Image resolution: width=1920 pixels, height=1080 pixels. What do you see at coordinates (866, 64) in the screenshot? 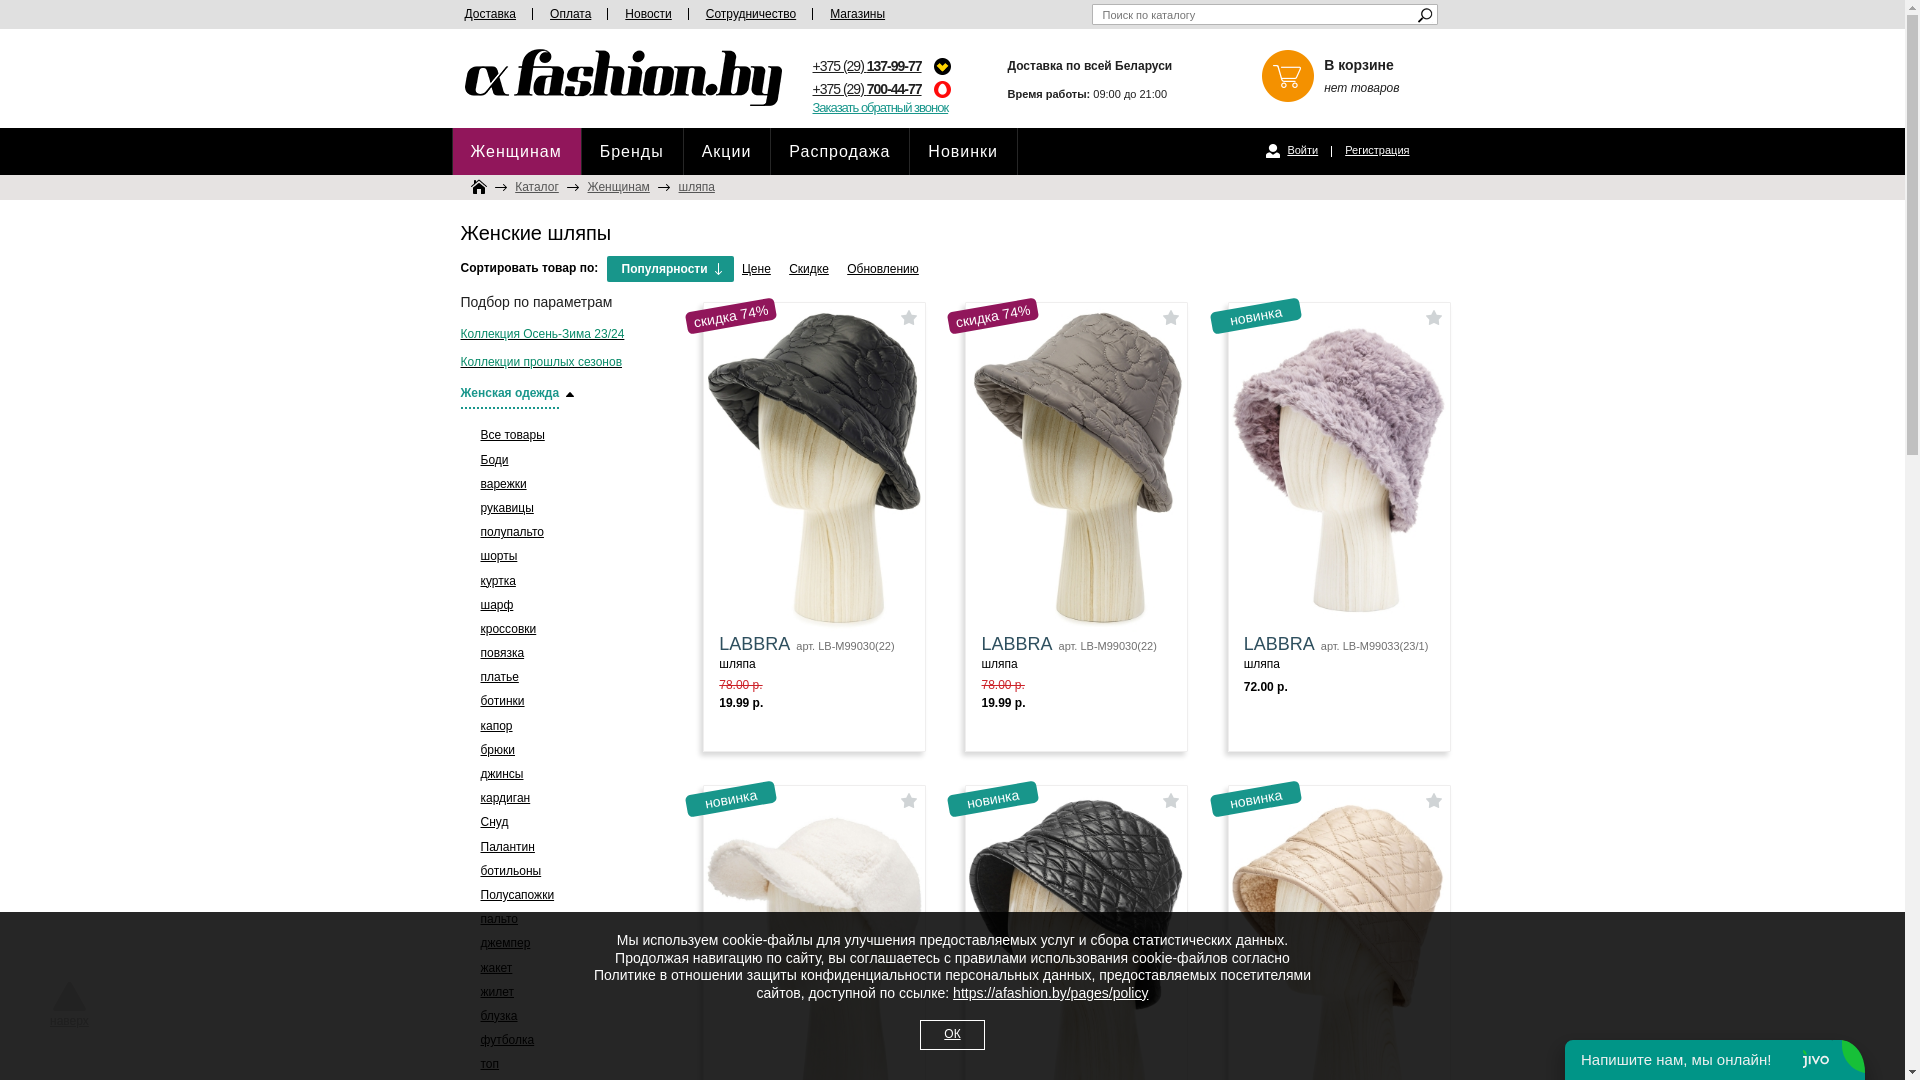
I see `'+375 (29) 137-99-77'` at bounding box center [866, 64].